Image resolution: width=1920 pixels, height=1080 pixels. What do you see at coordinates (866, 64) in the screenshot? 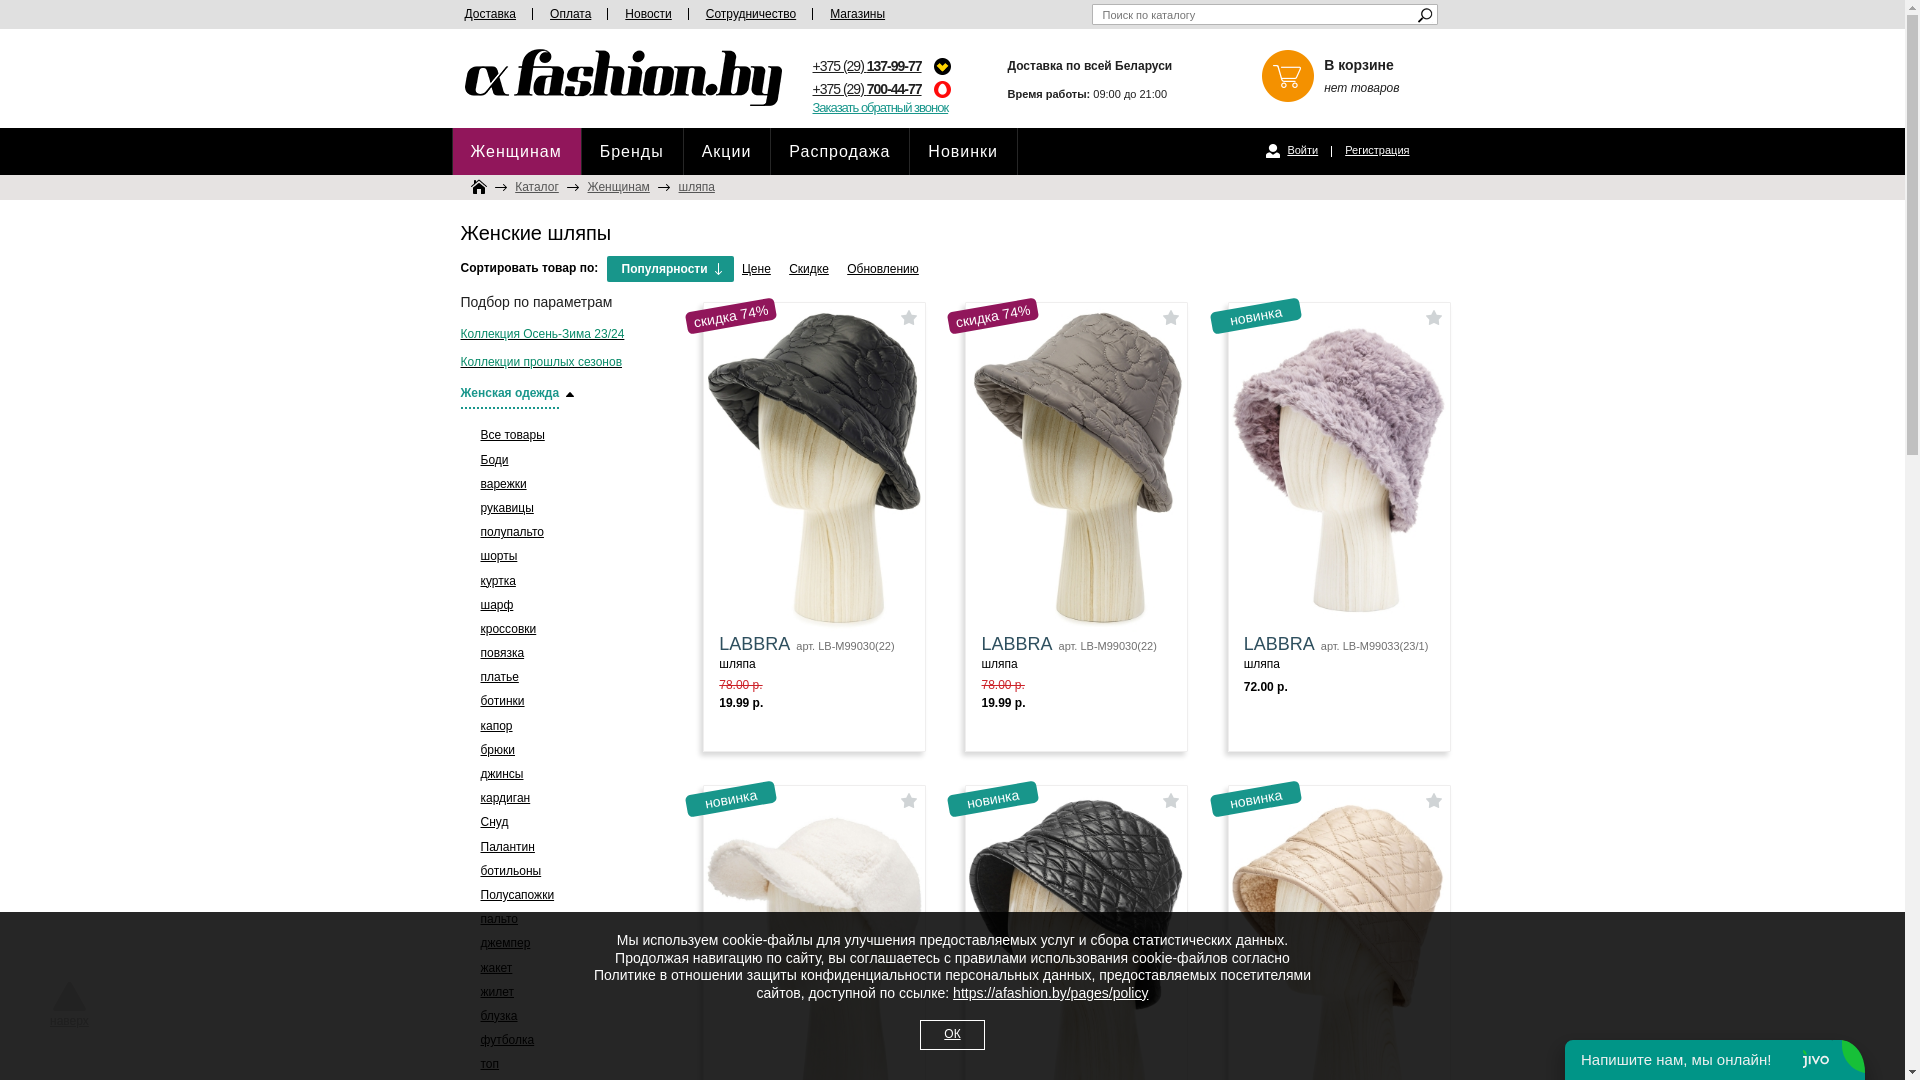
I see `'+375 (29) 137-99-77'` at bounding box center [866, 64].